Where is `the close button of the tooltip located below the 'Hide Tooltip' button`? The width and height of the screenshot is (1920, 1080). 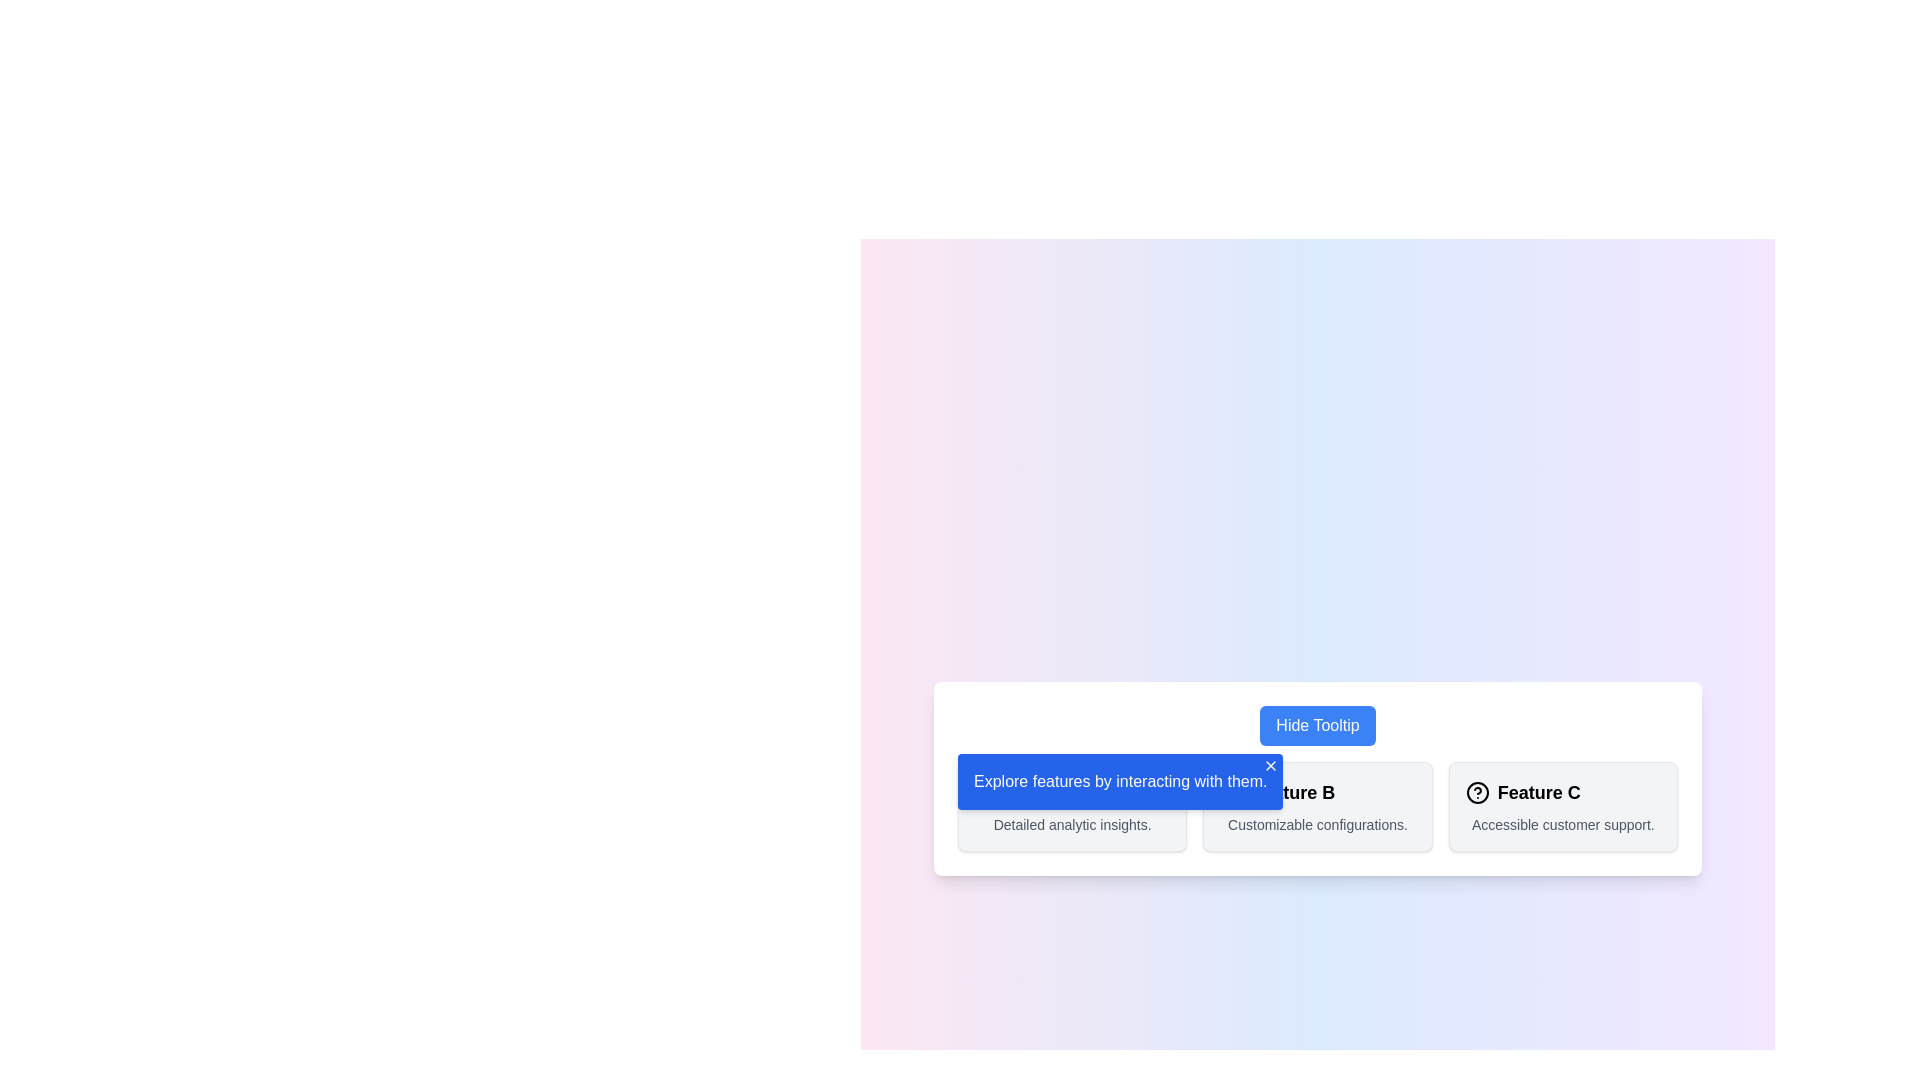 the close button of the tooltip located below the 'Hide Tooltip' button is located at coordinates (1120, 781).